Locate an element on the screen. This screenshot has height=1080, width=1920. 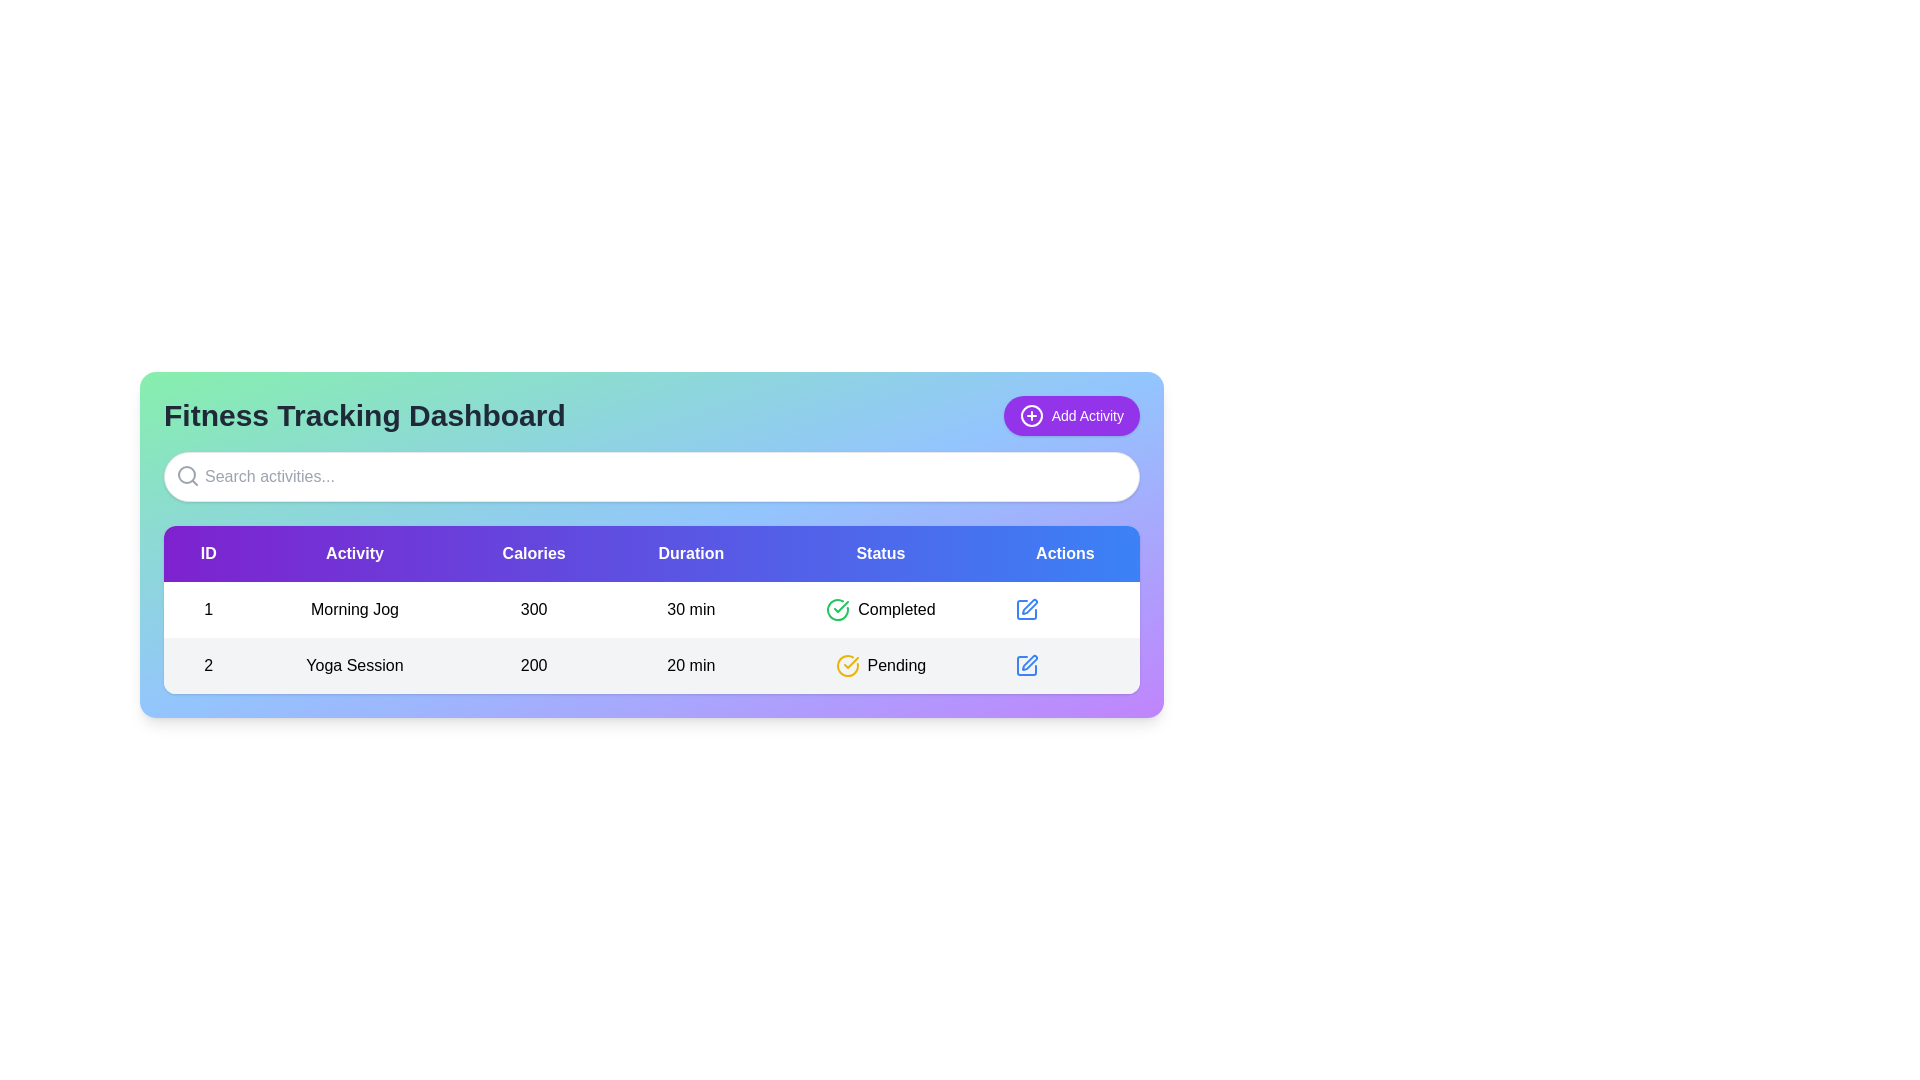
text content 'ID' from the table header cell located at the top-left corner of the table header row in the Fitness Tracking Dashboard is located at coordinates (208, 554).